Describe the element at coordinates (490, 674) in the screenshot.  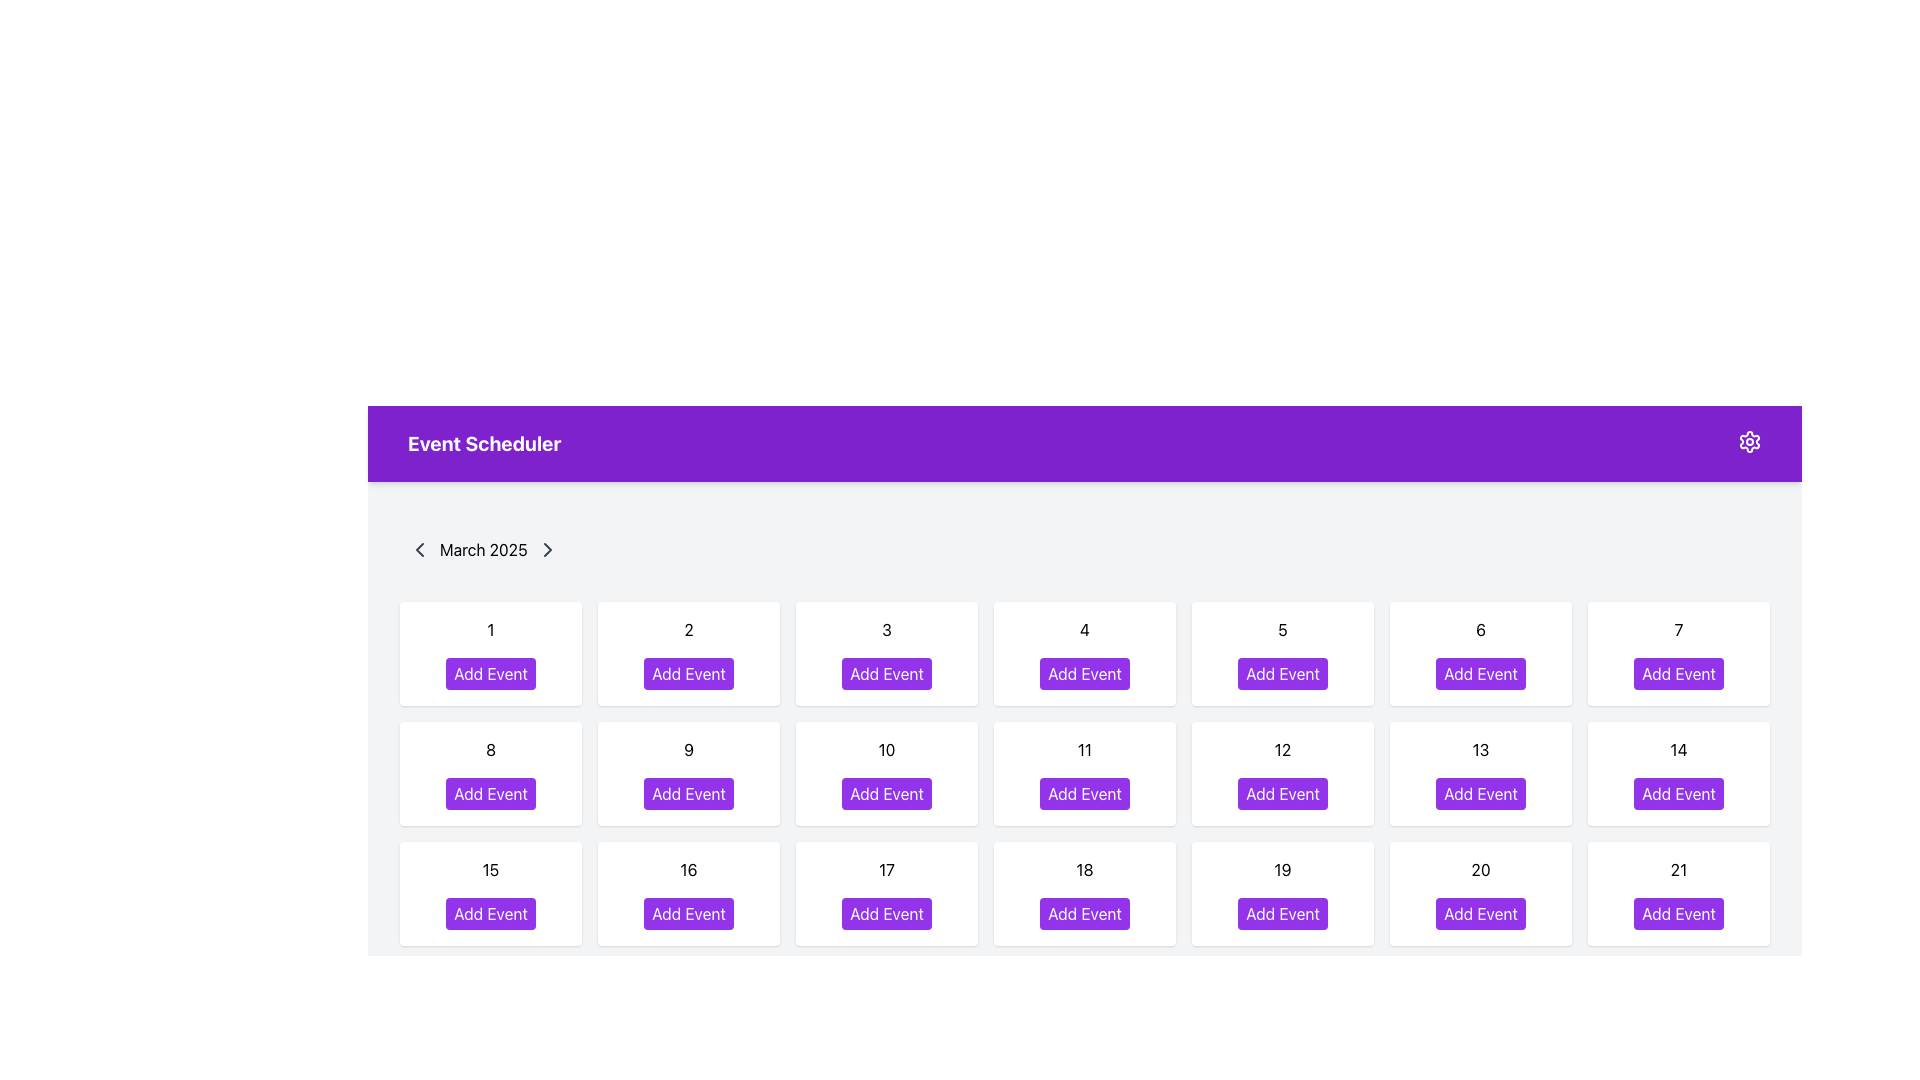
I see `the 'Add Event' button, which is a rectangular button with rounded edges, featuring white text on a vivid purple background, located in the Event Scheduler interface under the calendar day labeled '1'` at that location.